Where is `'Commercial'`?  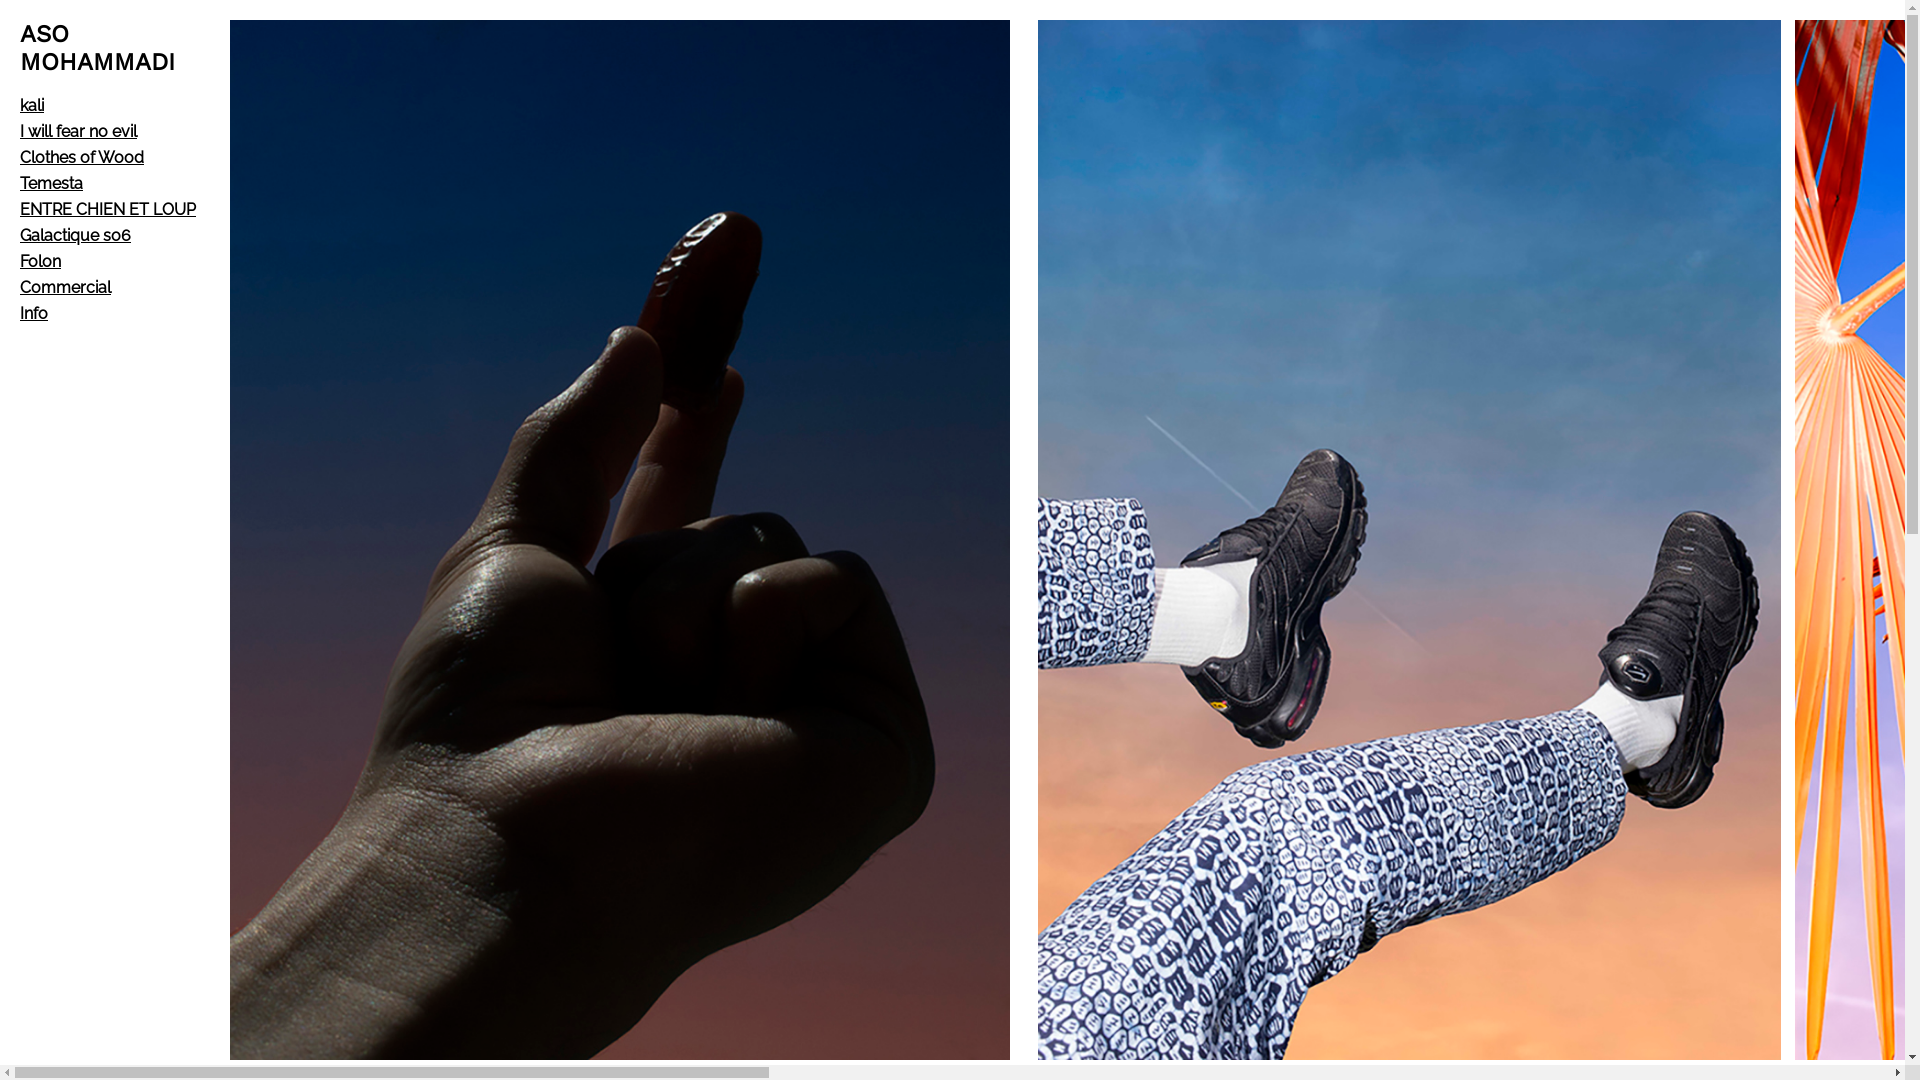 'Commercial' is located at coordinates (65, 287).